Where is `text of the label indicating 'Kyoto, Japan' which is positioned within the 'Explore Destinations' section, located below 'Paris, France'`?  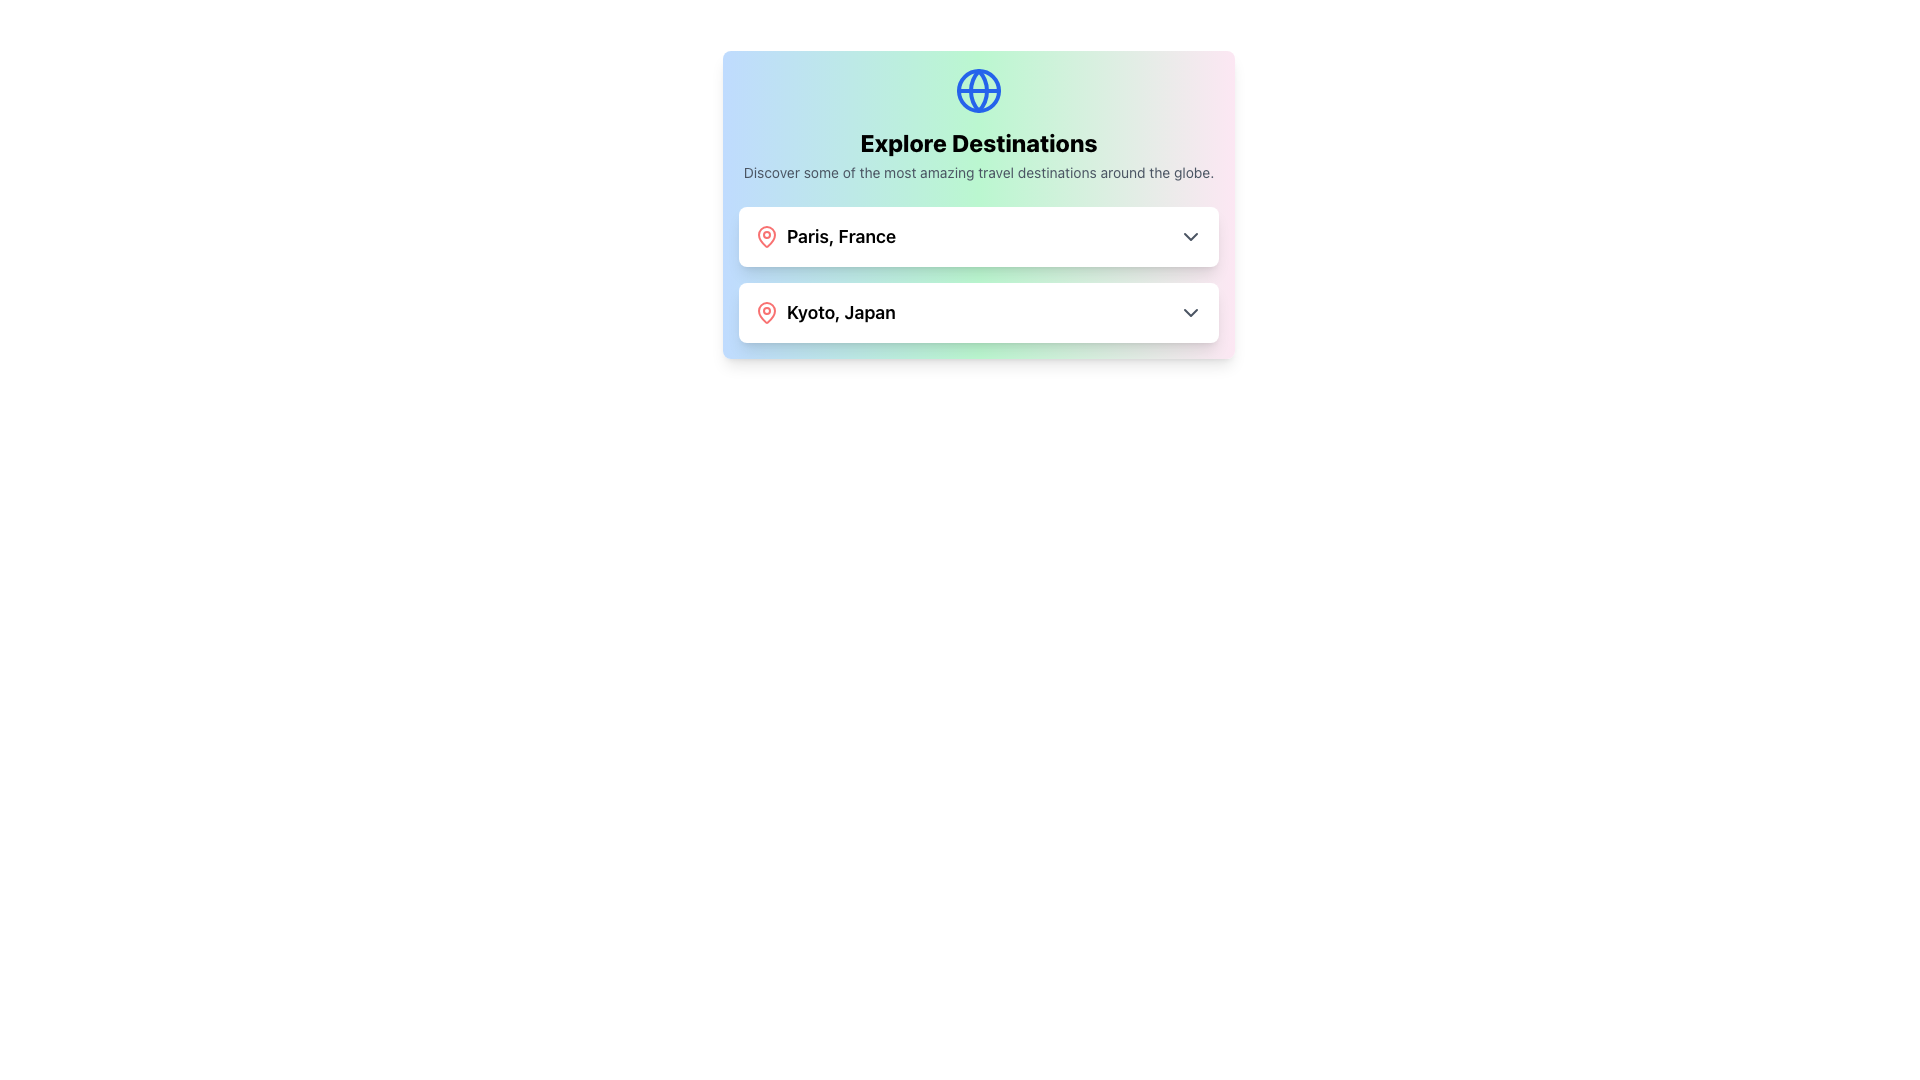
text of the label indicating 'Kyoto, Japan' which is positioned within the 'Explore Destinations' section, located below 'Paris, France' is located at coordinates (825, 312).